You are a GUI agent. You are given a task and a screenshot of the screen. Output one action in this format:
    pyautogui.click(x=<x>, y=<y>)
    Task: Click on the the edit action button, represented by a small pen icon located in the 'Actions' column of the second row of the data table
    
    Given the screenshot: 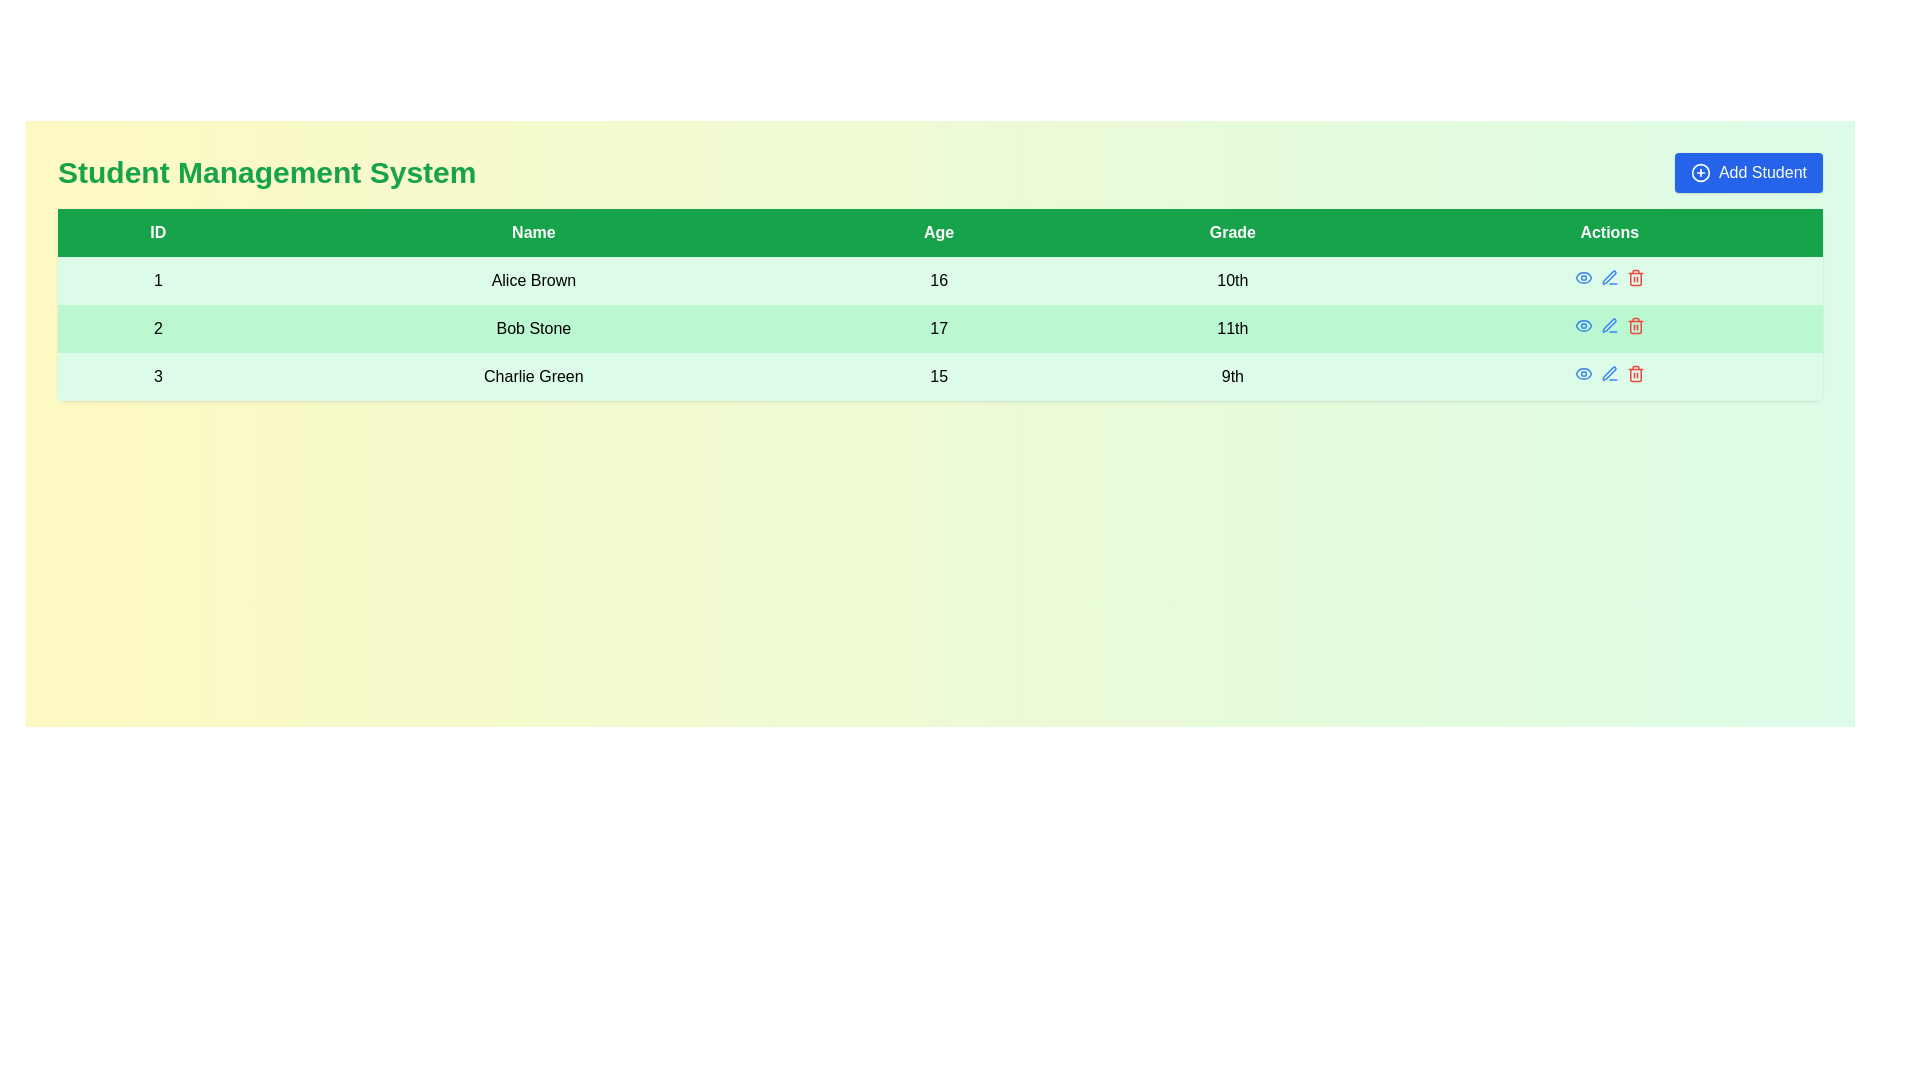 What is the action you would take?
    pyautogui.click(x=1609, y=277)
    